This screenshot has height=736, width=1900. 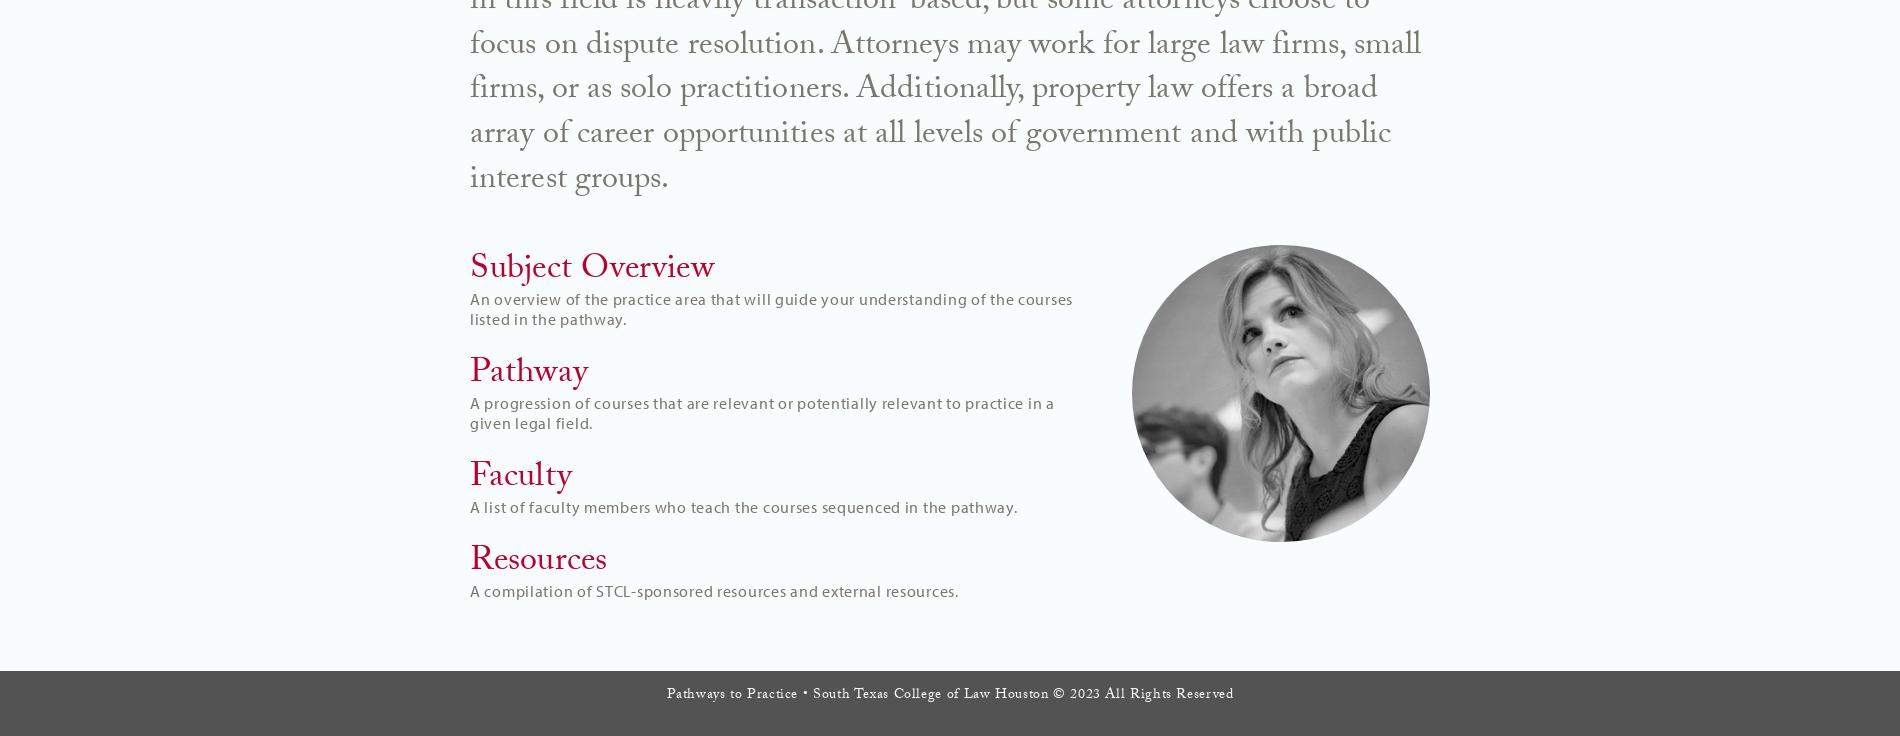 What do you see at coordinates (528, 373) in the screenshot?
I see `'Pathway'` at bounding box center [528, 373].